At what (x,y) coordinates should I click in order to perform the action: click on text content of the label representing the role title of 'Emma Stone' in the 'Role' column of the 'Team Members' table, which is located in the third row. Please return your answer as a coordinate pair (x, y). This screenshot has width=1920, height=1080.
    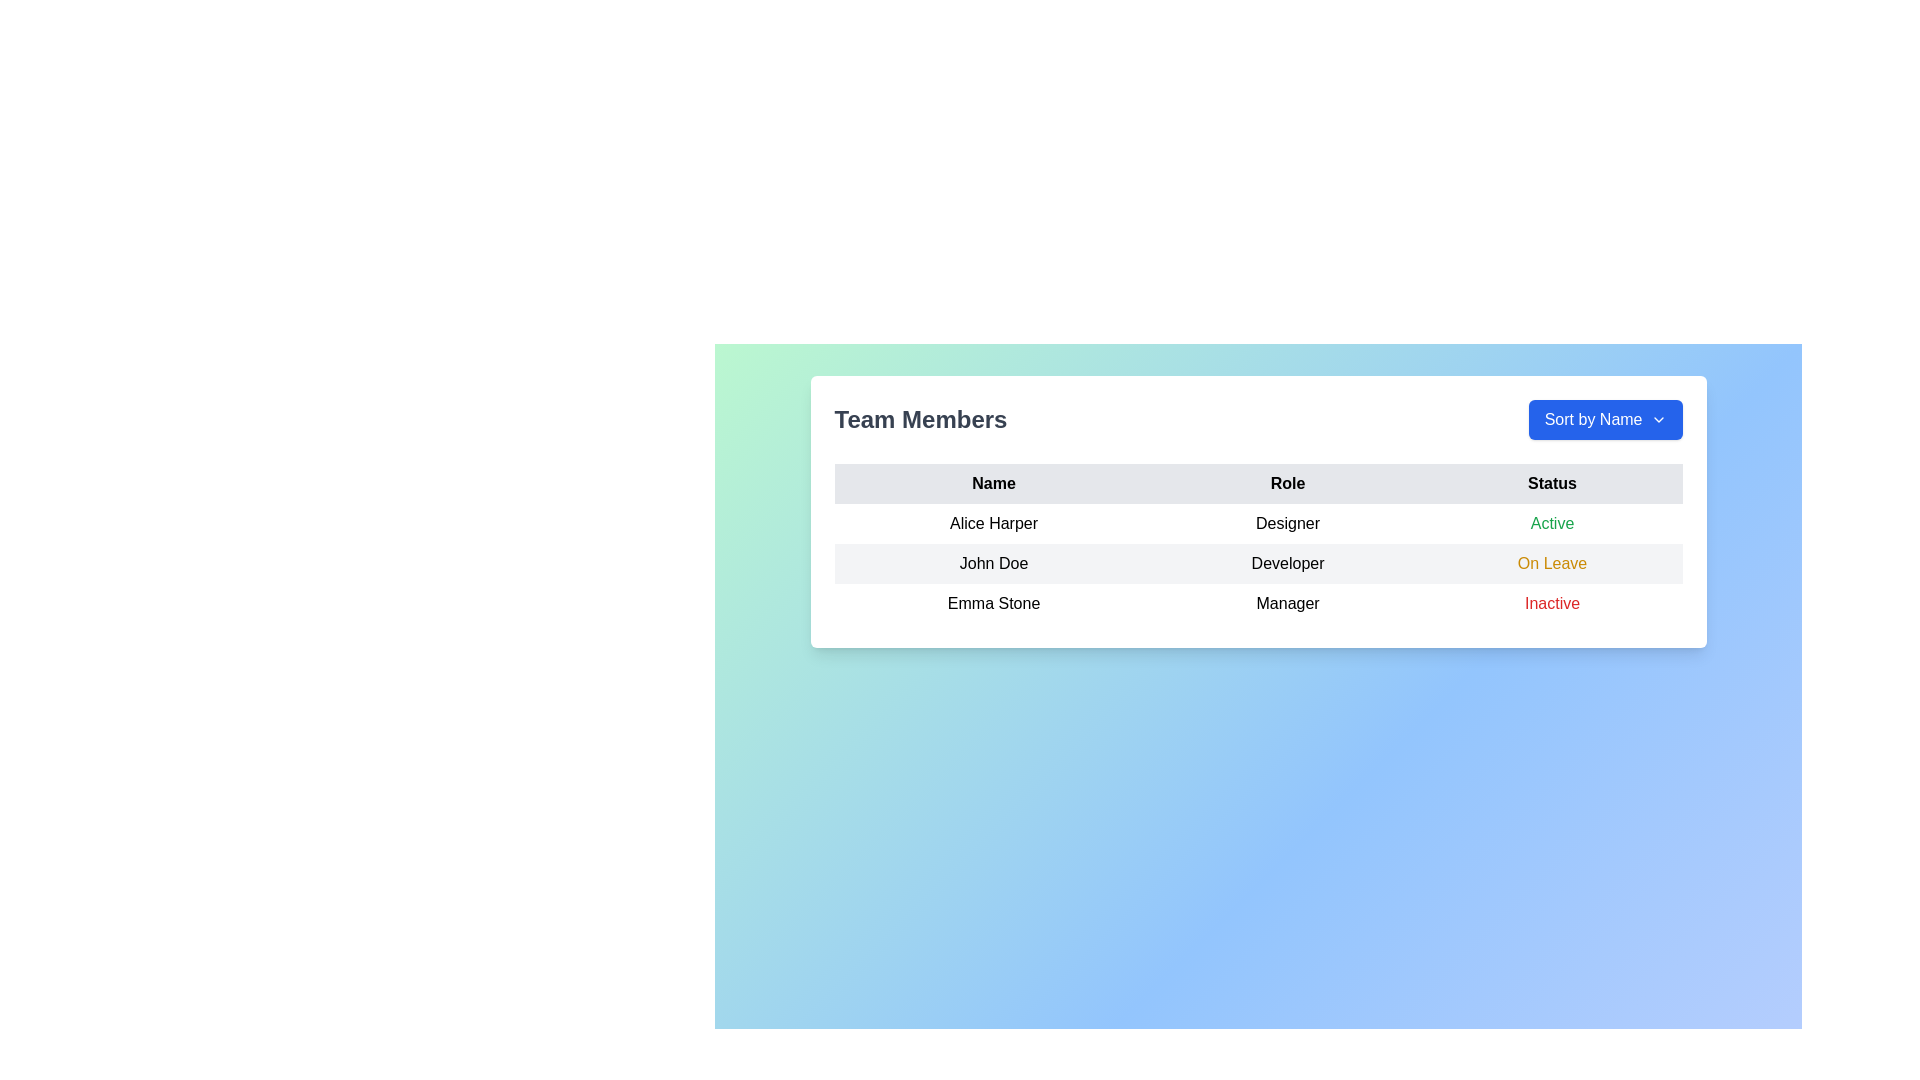
    Looking at the image, I should click on (1288, 603).